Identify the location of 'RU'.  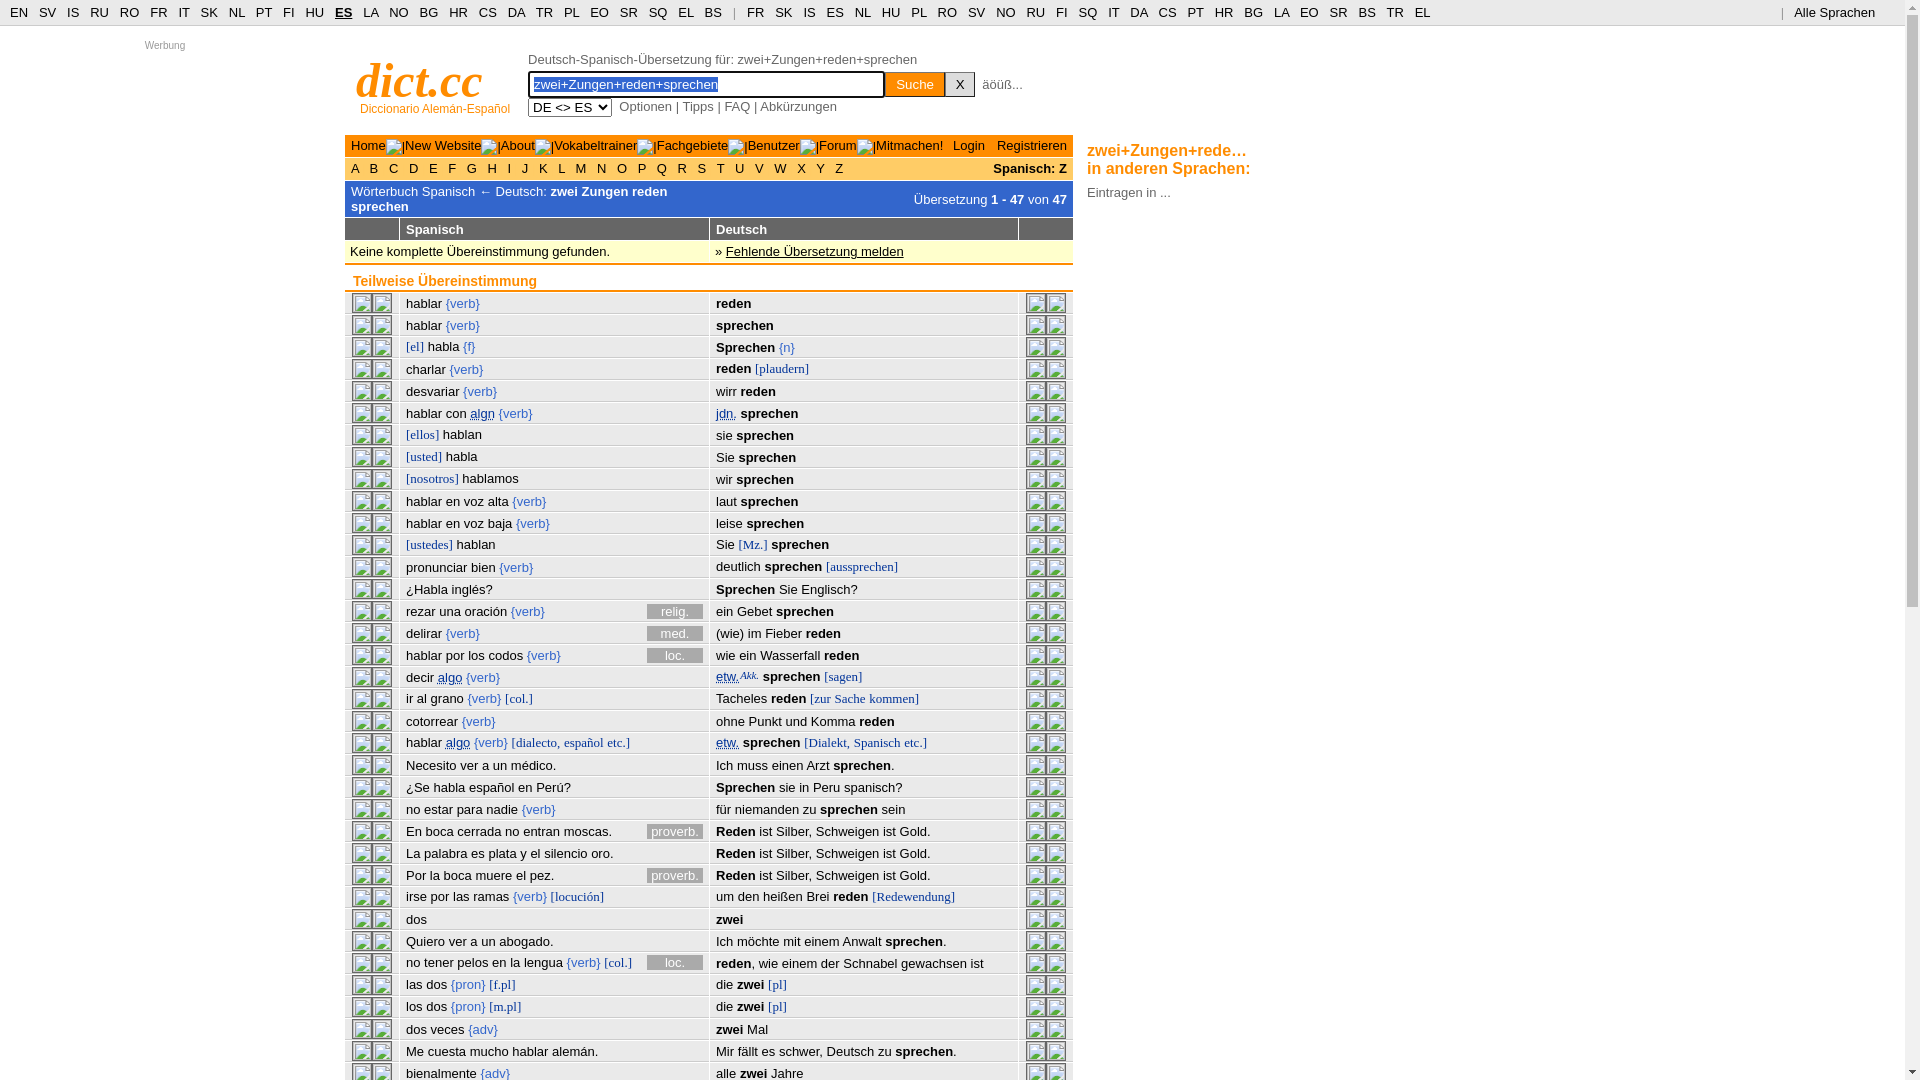
(98, 12).